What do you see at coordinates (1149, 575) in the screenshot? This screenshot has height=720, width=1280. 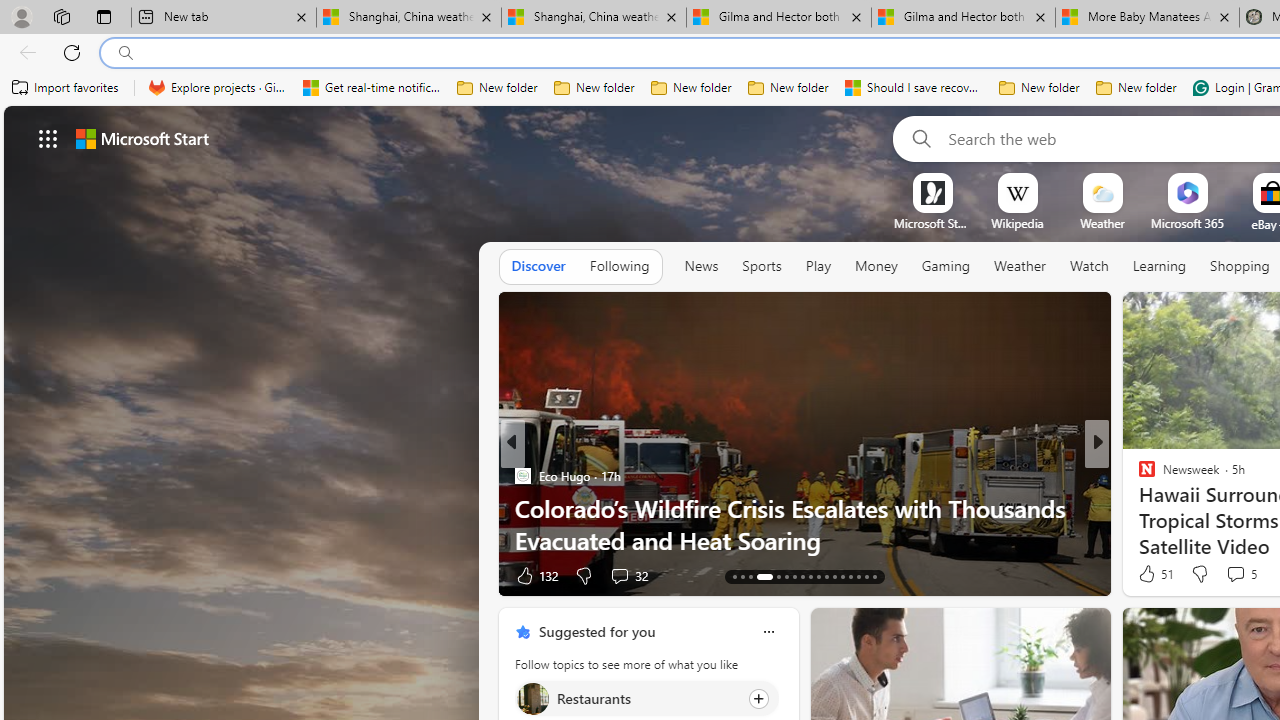 I see `'15 Like'` at bounding box center [1149, 575].